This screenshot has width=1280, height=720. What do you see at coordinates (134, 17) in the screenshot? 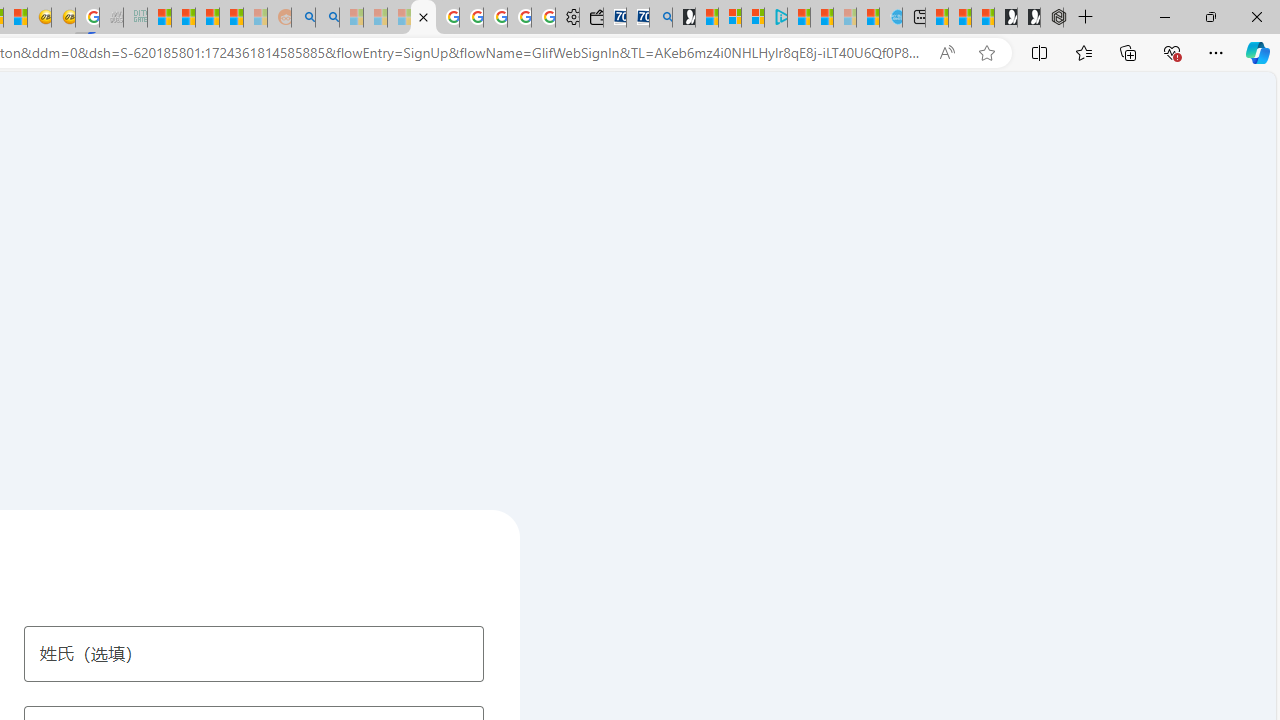
I see `'DITOGAMES AG Imprint - Sleeping'` at bounding box center [134, 17].